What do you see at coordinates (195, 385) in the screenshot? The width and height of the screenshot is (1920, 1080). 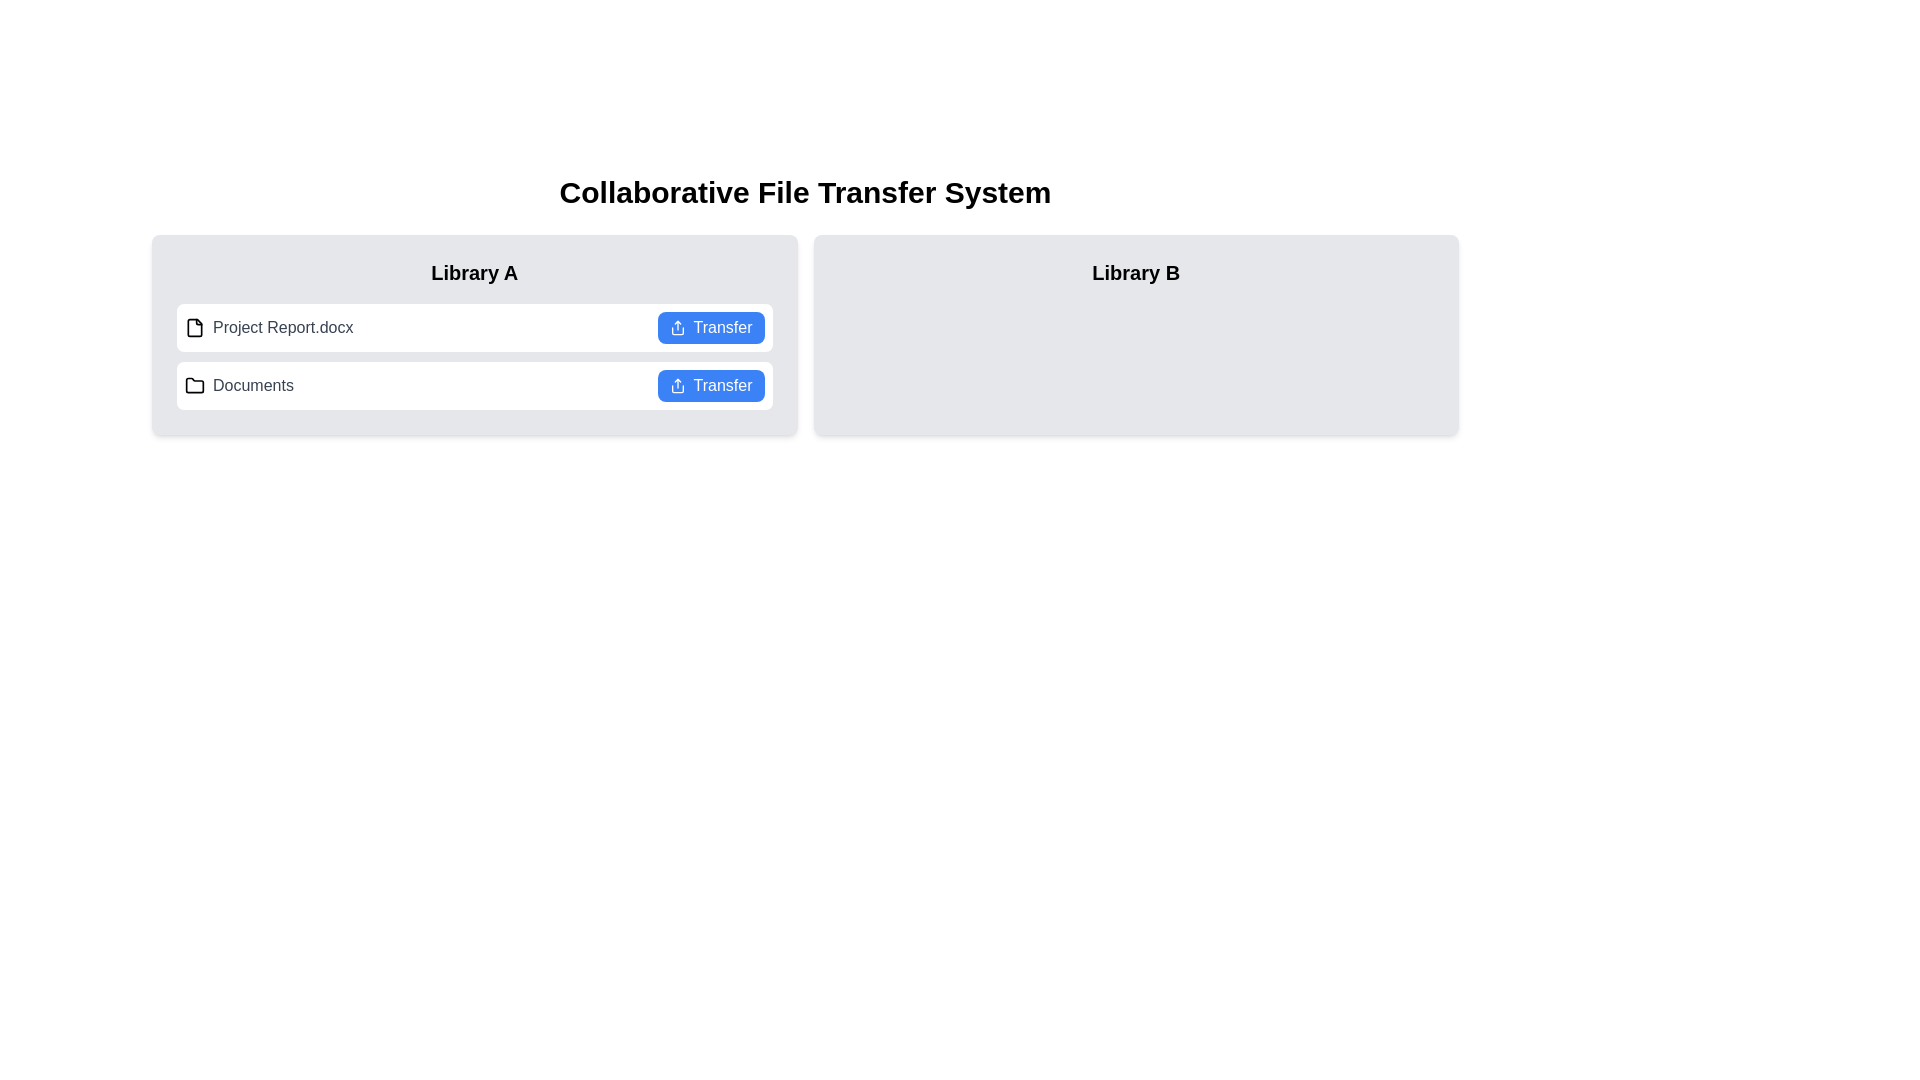 I see `the folder-like icon located next to the 'Documents' label in the second entry row under 'Library A'` at bounding box center [195, 385].